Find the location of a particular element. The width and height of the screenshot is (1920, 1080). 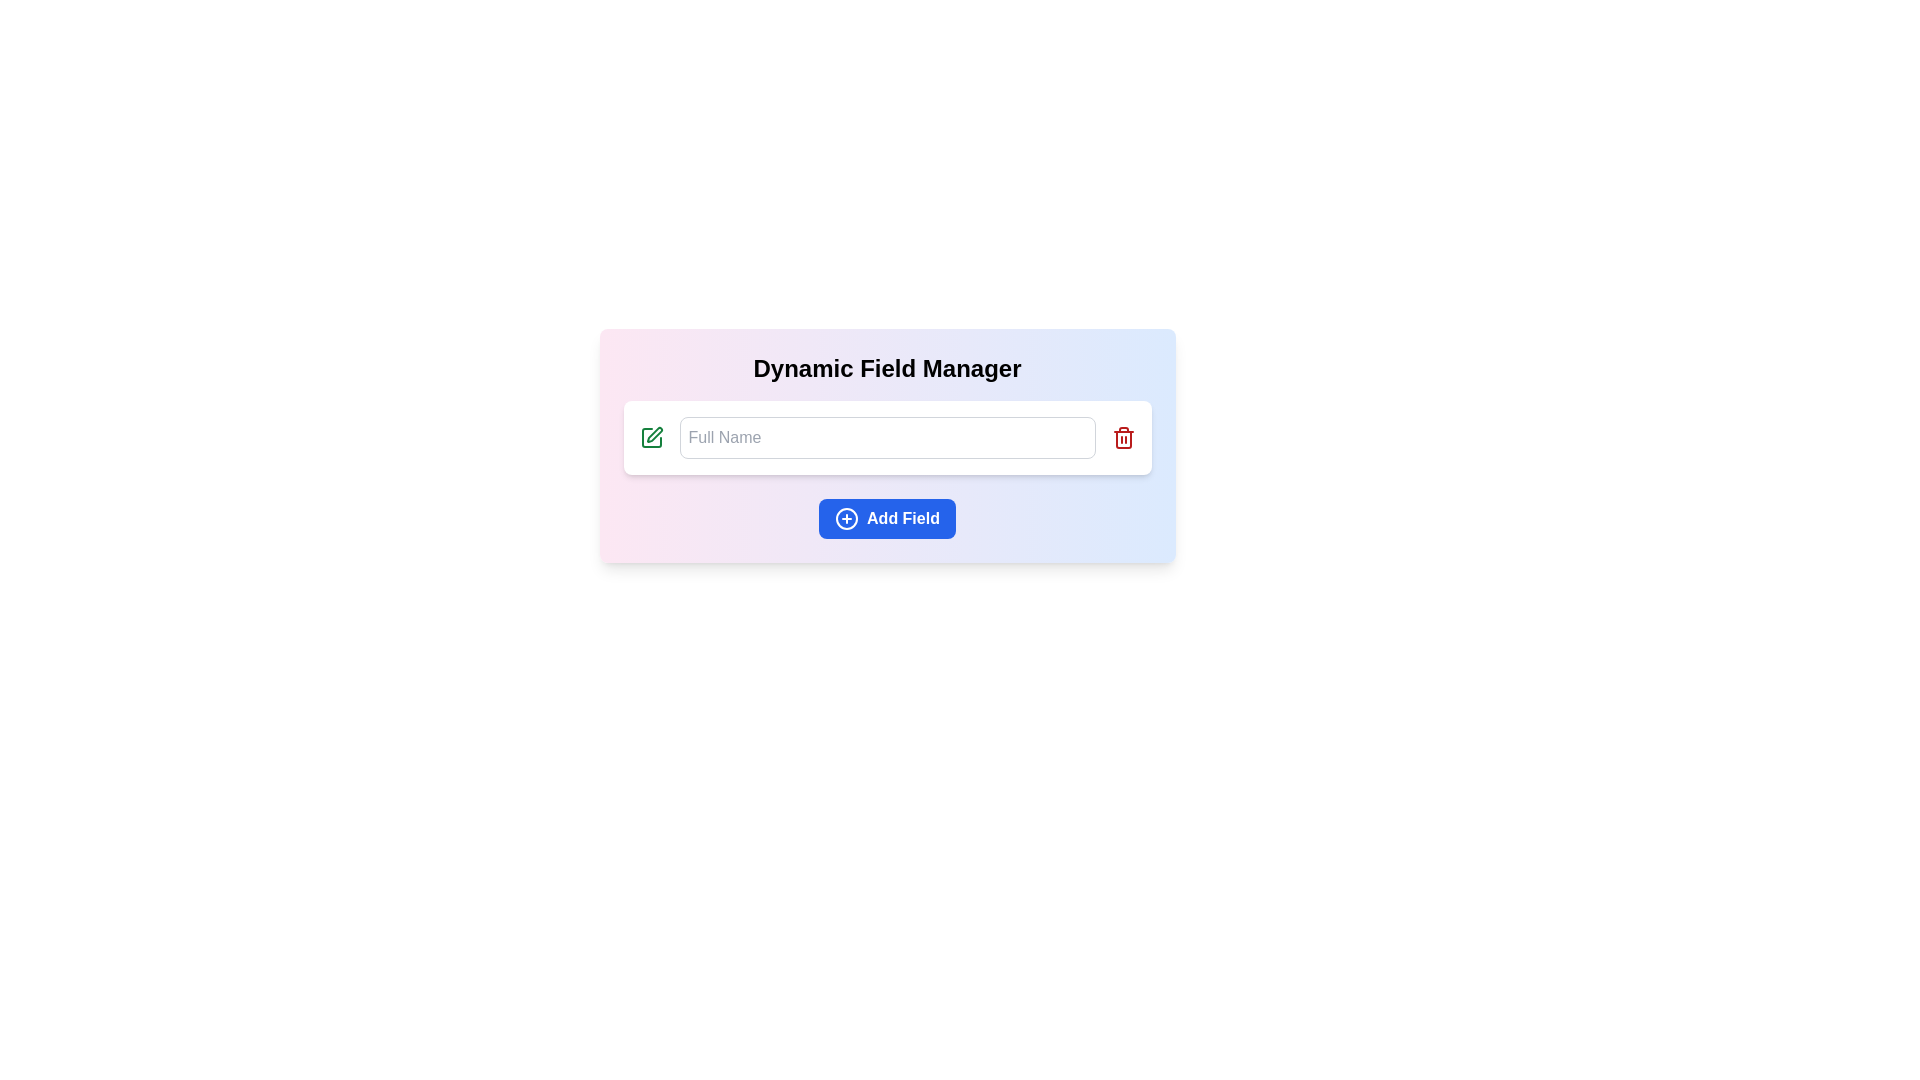

the Text Label element that serves as the header titled 'Dynamic Field Manager', positioned at the top-center of the card is located at coordinates (886, 369).